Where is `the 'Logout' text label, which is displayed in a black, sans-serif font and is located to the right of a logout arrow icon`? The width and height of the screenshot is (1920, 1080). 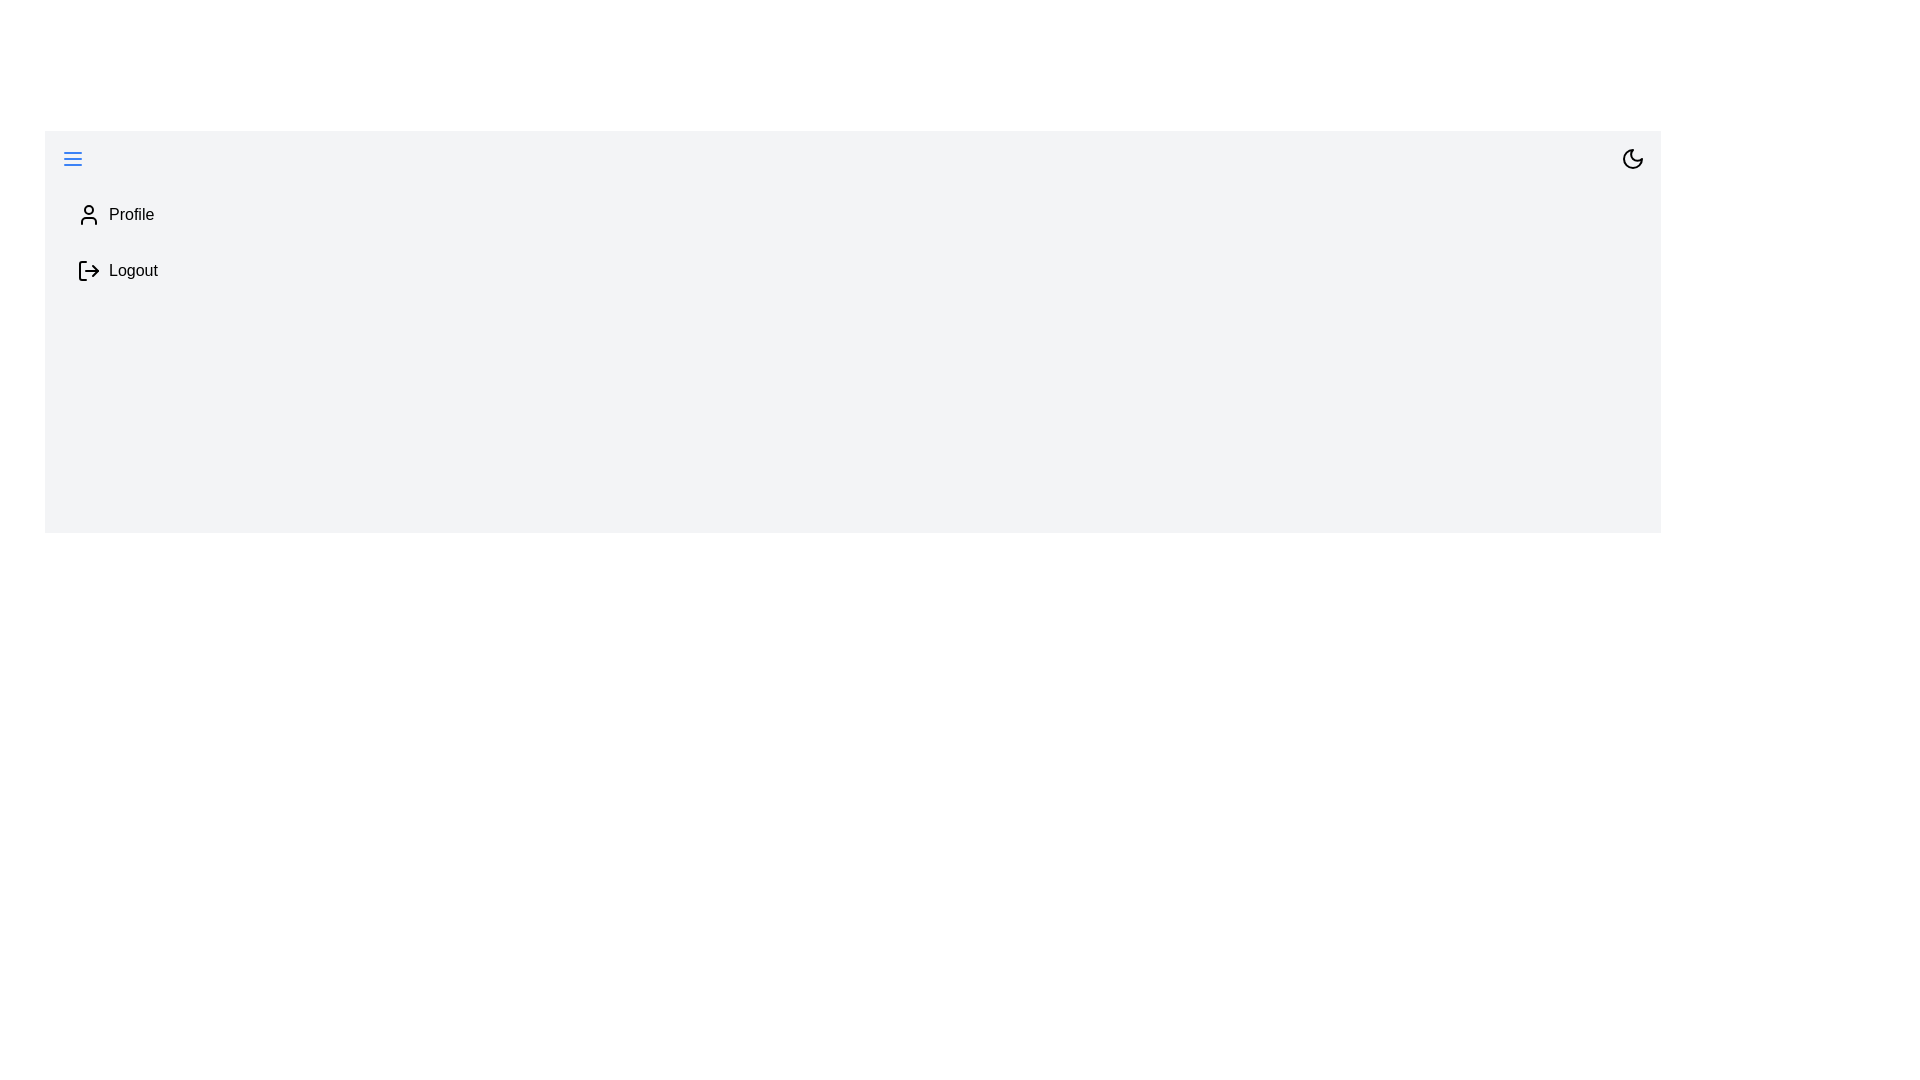
the 'Logout' text label, which is displayed in a black, sans-serif font and is located to the right of a logout arrow icon is located at coordinates (132, 270).